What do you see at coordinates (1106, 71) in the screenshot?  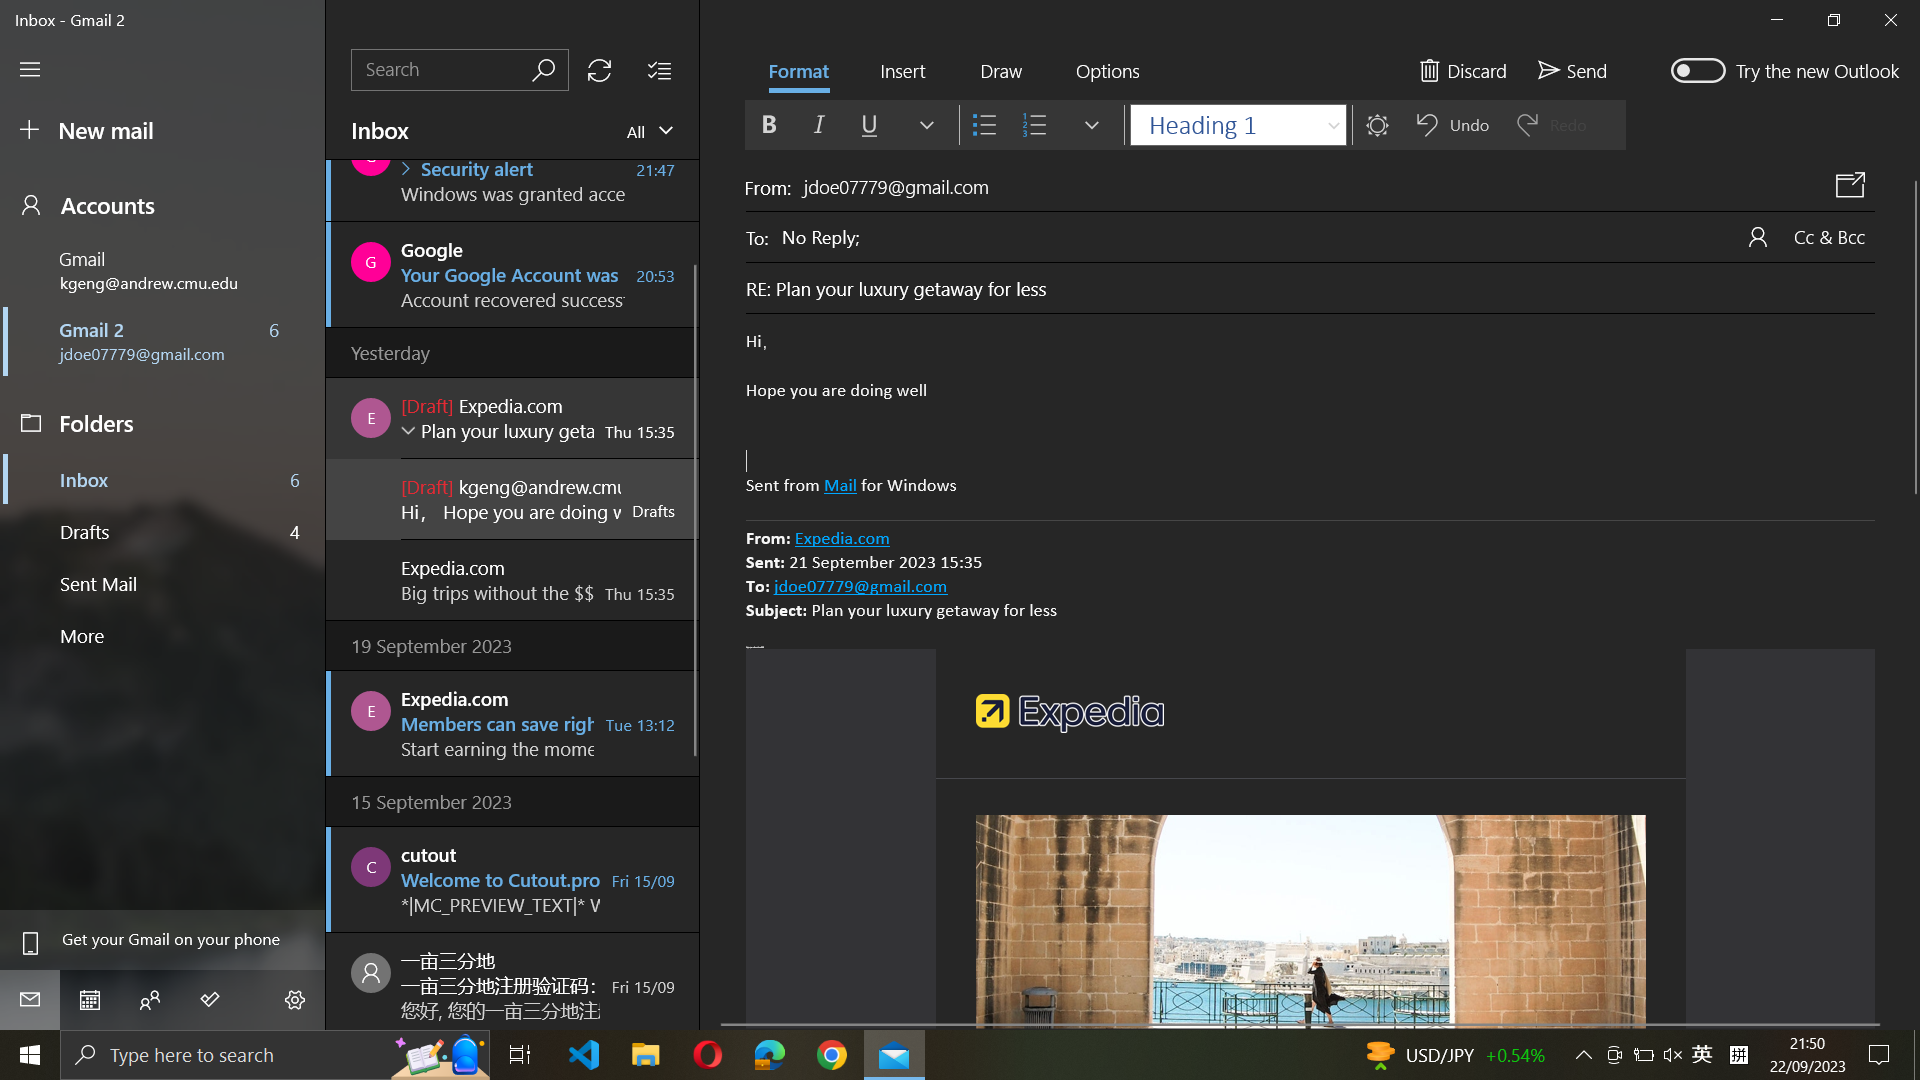 I see `1st option from Options` at bounding box center [1106, 71].